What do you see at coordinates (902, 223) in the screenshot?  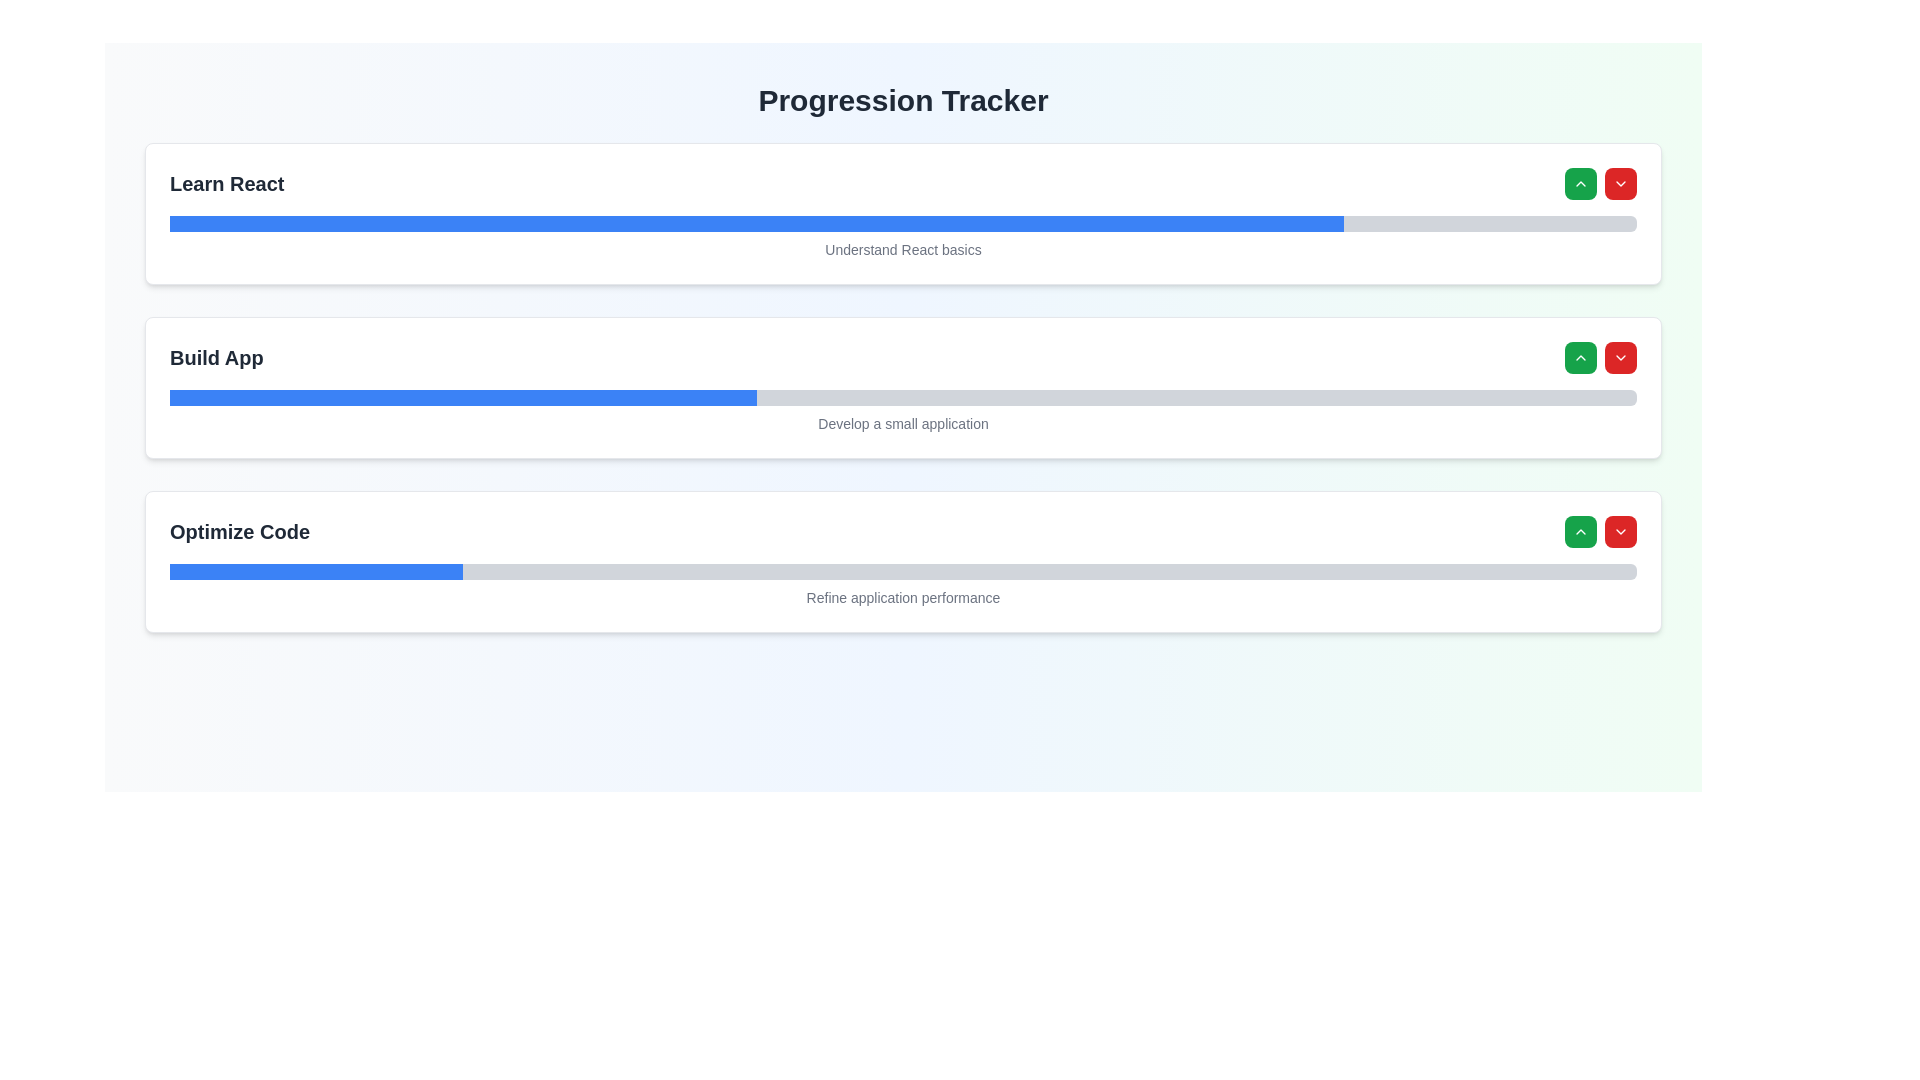 I see `the progress bar indicating 80% completion located in the 'Learn React' section, positioned above the 'Understand React basics' text` at bounding box center [902, 223].